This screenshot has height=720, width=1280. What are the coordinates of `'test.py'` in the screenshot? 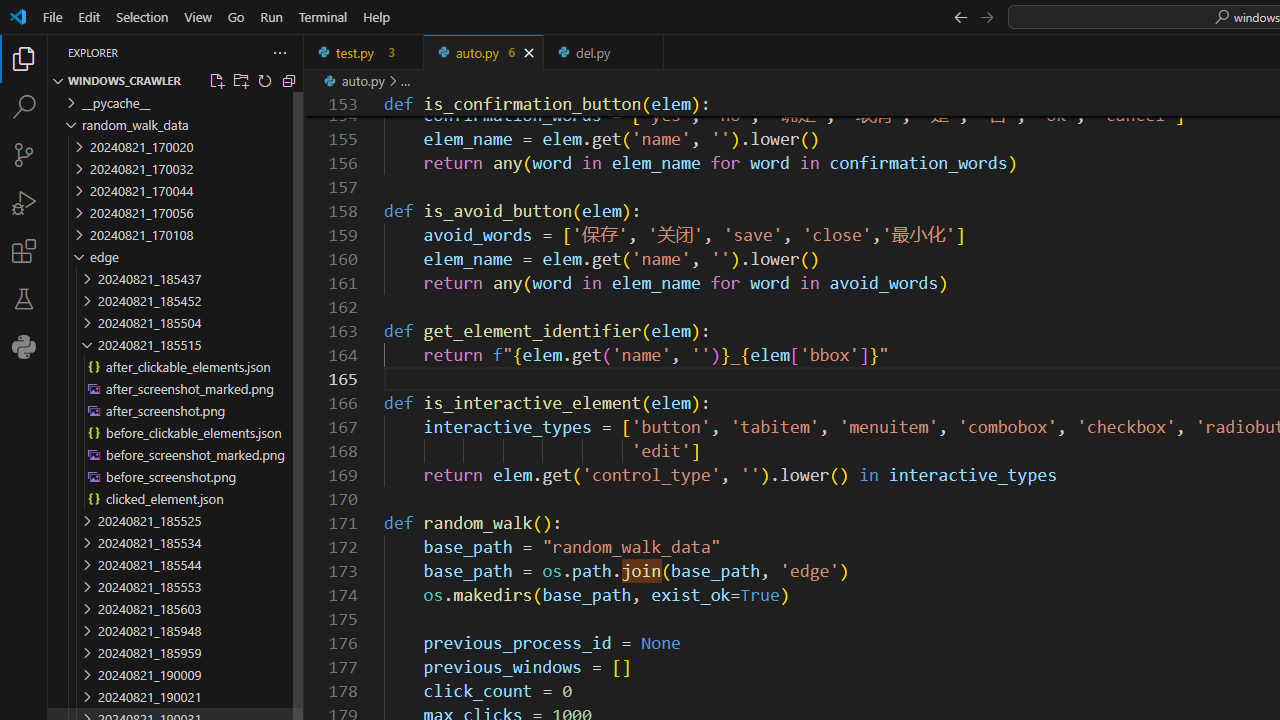 It's located at (364, 51).